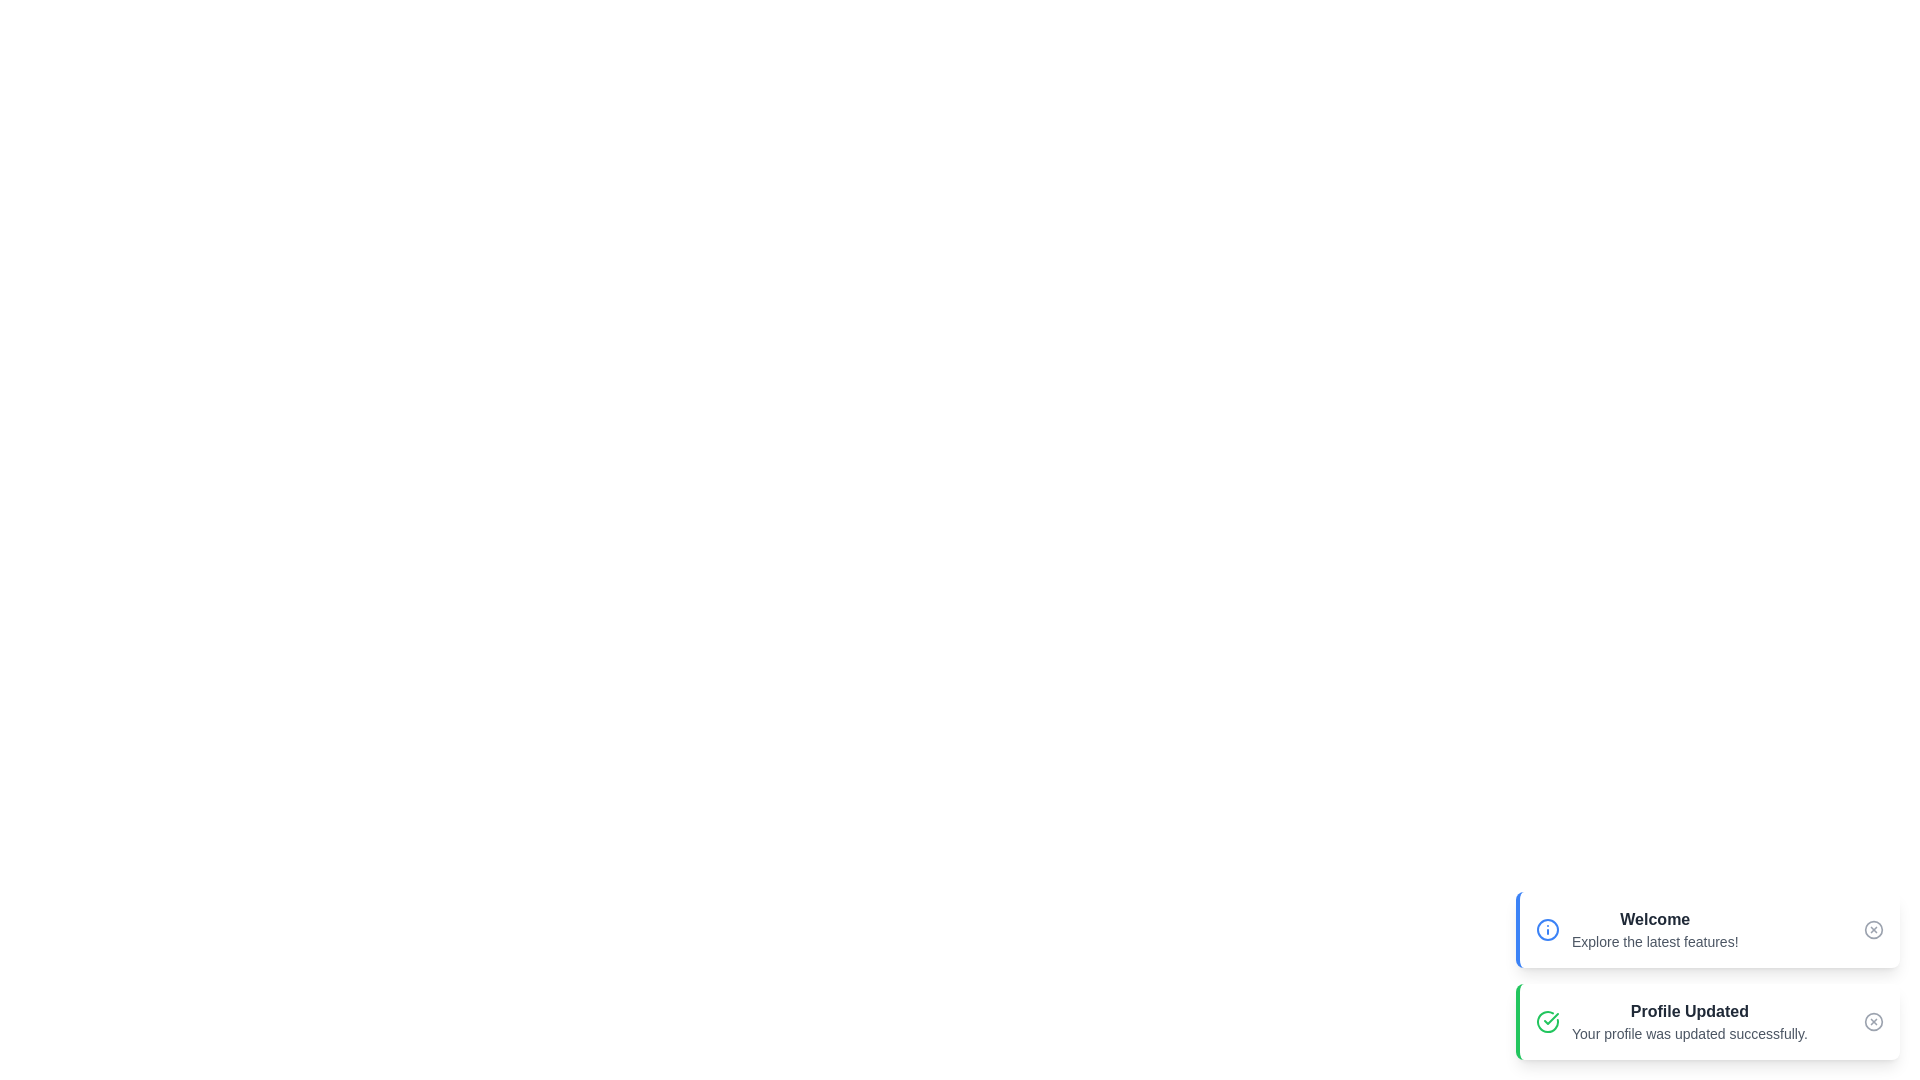 The height and width of the screenshot is (1080, 1920). I want to click on the close button of the snackbar with the title Welcome, so click(1872, 929).